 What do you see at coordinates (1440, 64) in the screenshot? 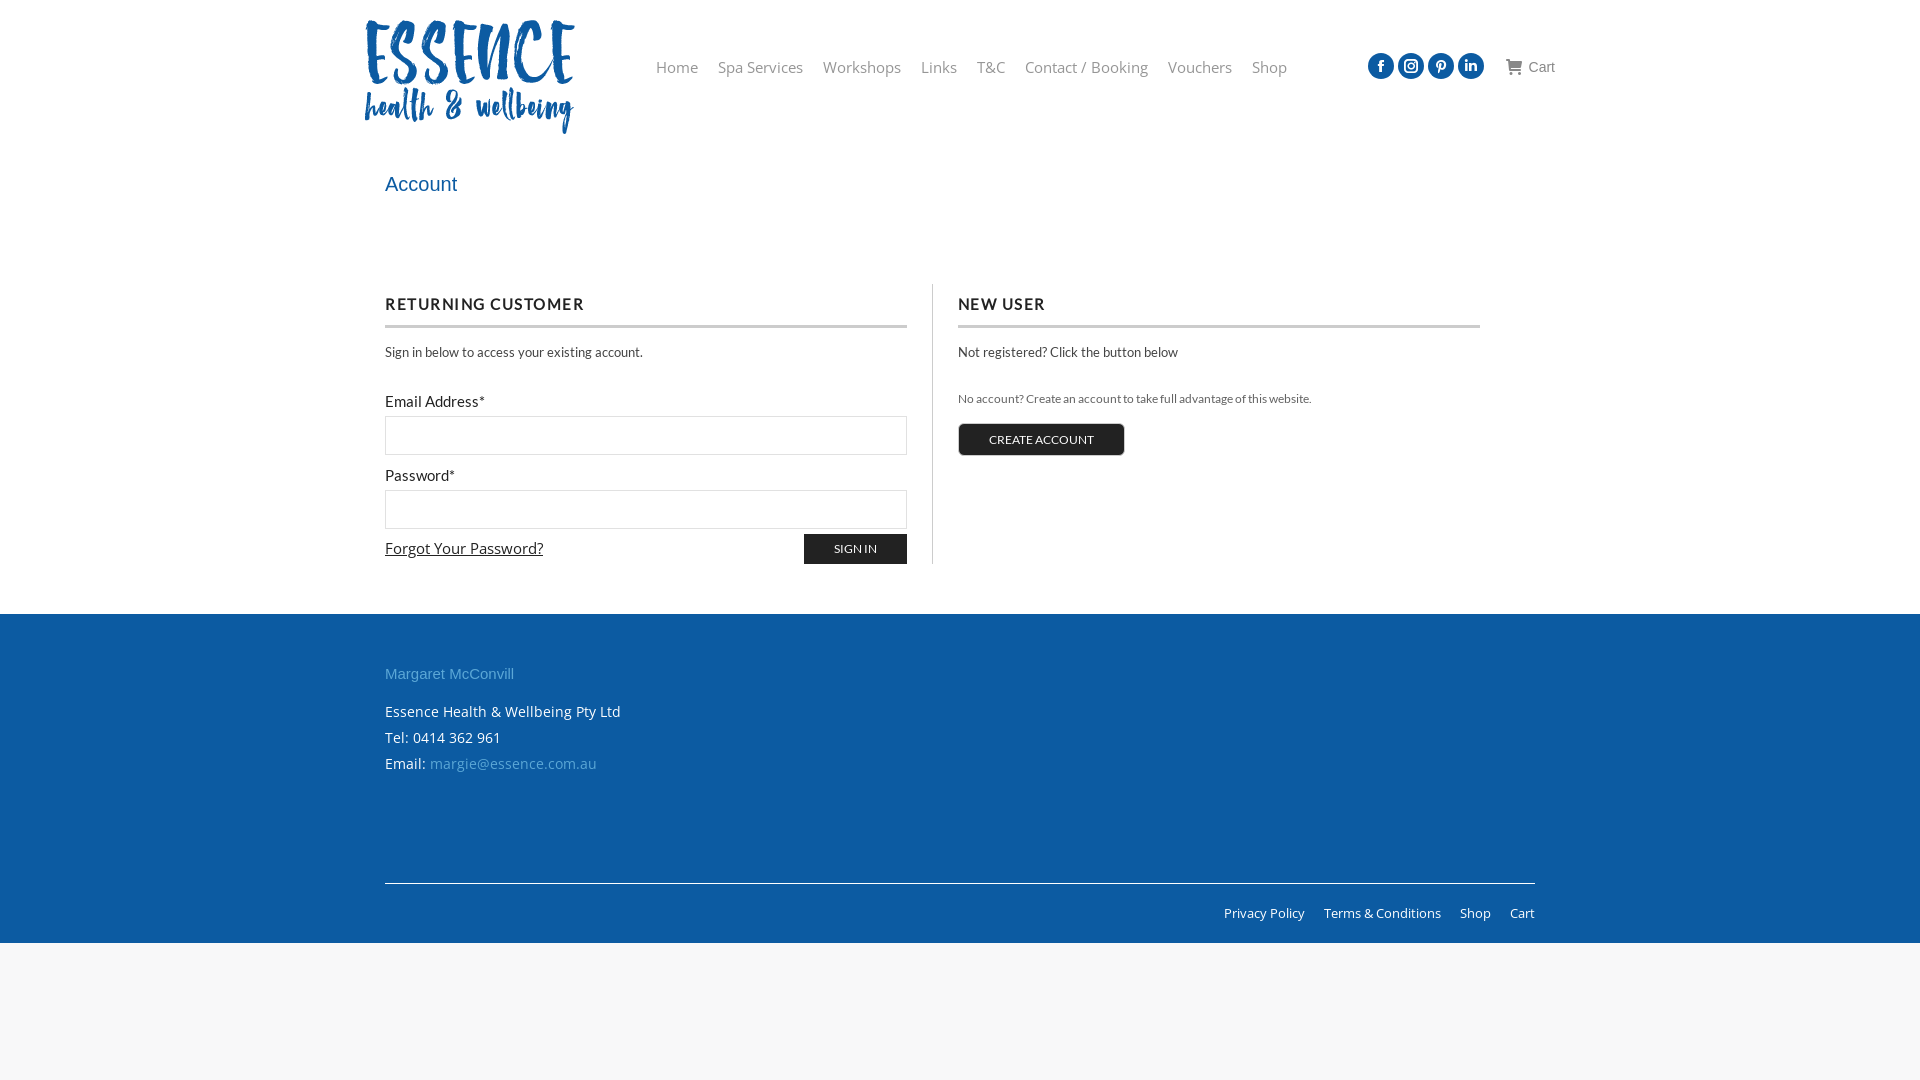
I see `'Pinterest page opens in new window'` at bounding box center [1440, 64].